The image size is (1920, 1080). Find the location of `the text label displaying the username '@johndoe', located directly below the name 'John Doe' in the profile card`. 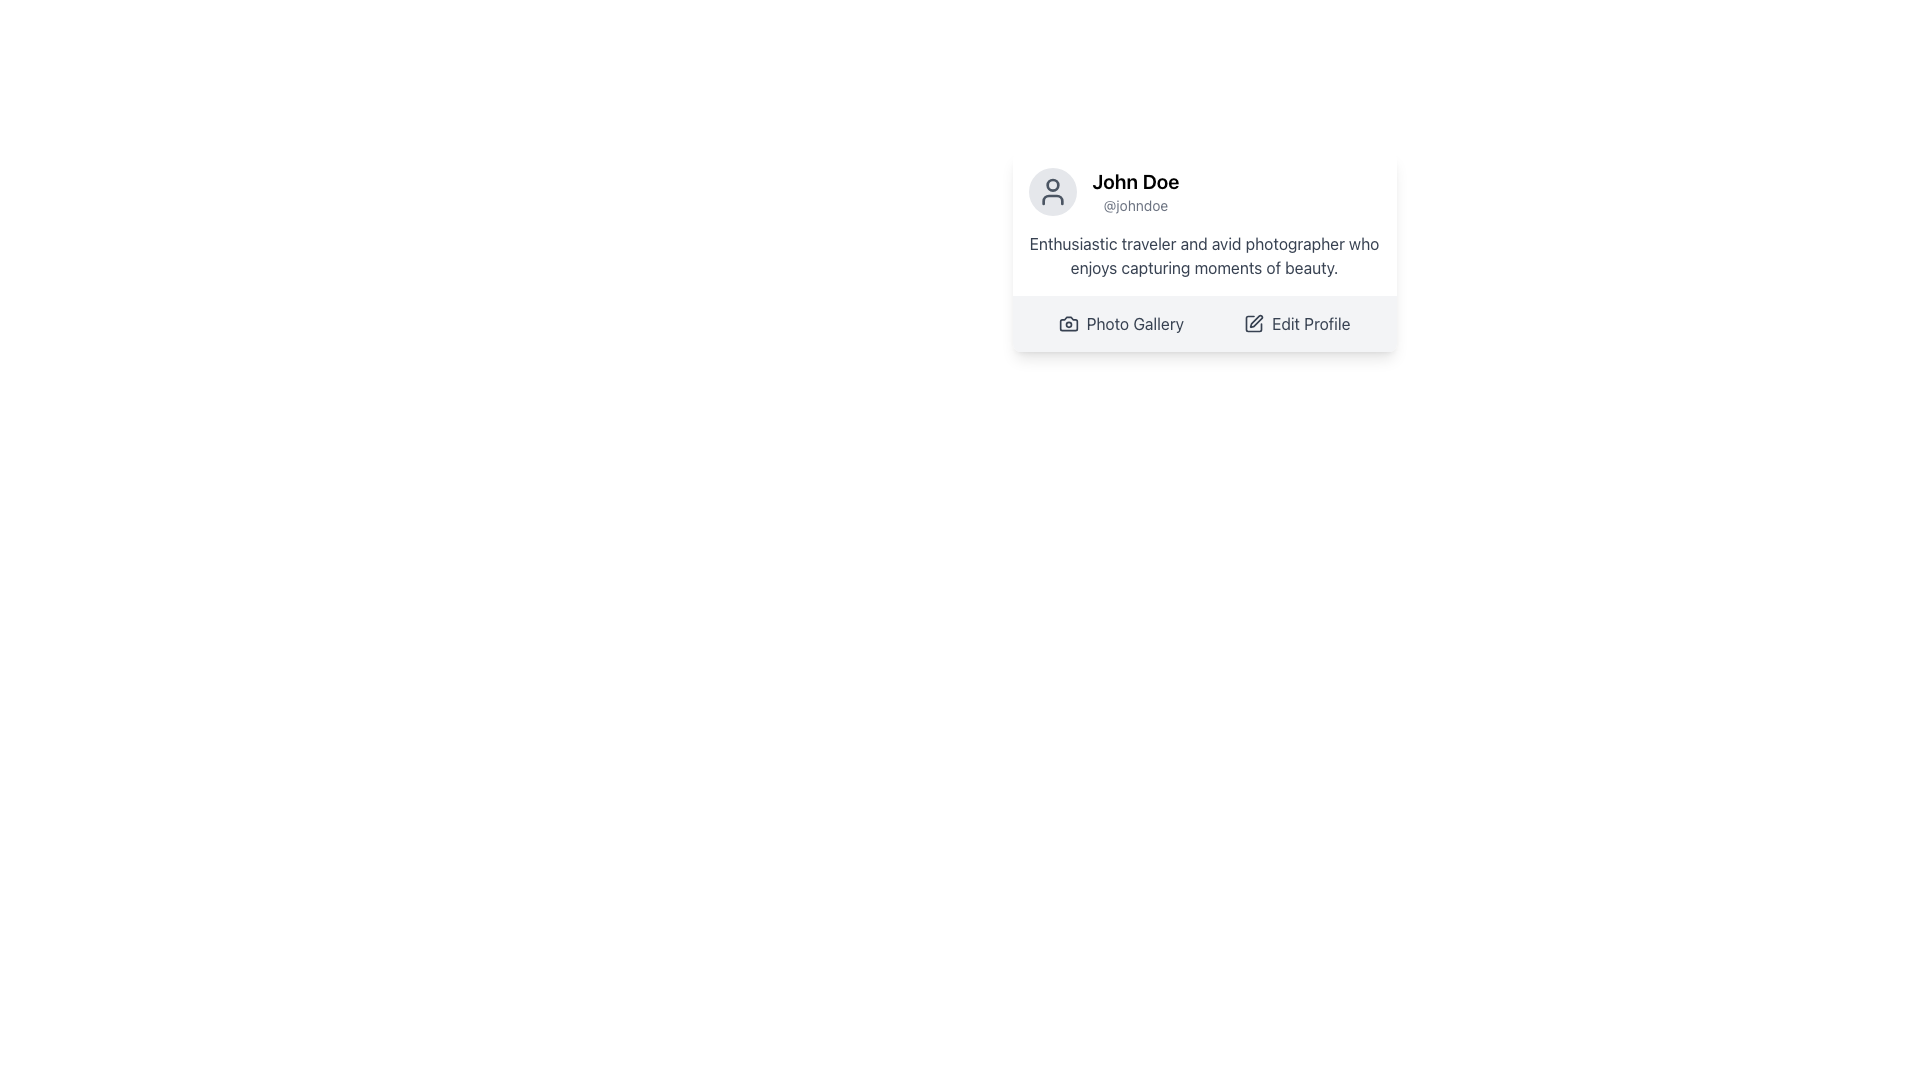

the text label displaying the username '@johndoe', located directly below the name 'John Doe' in the profile card is located at coordinates (1135, 205).